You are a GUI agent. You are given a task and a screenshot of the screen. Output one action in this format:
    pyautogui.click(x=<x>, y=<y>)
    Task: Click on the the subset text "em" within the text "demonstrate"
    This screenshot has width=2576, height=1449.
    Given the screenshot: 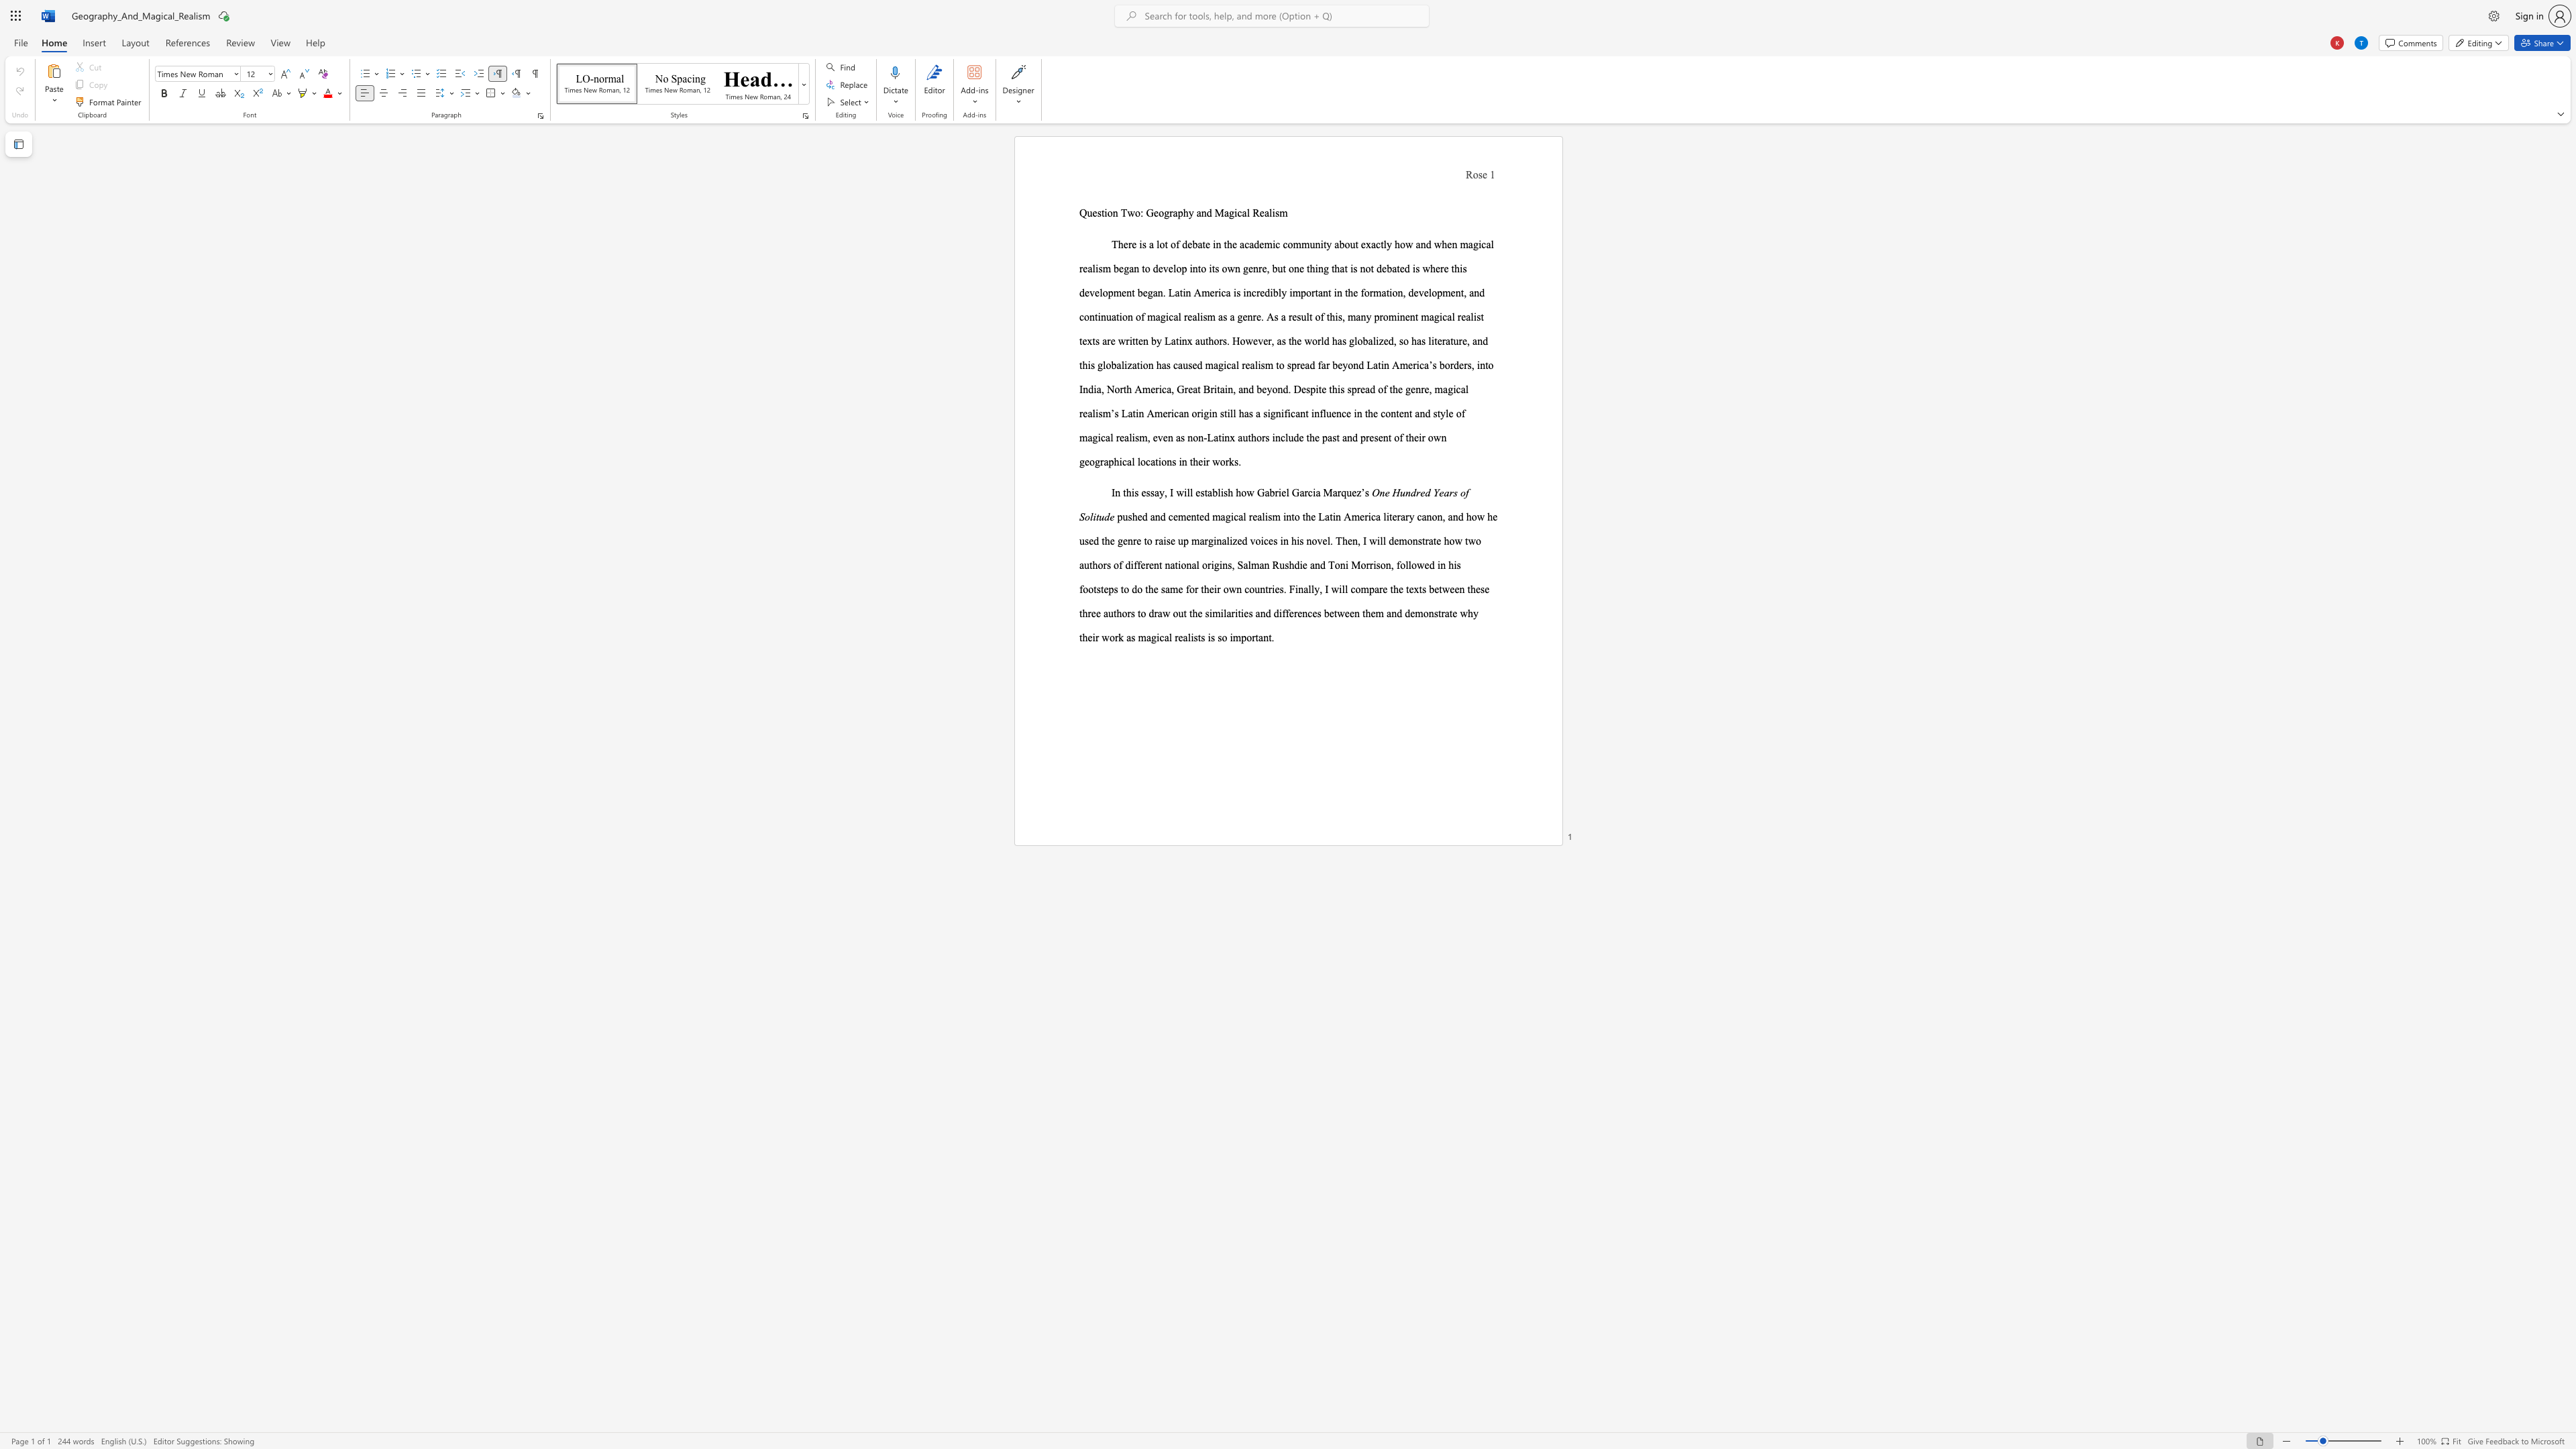 What is the action you would take?
    pyautogui.click(x=1393, y=541)
    